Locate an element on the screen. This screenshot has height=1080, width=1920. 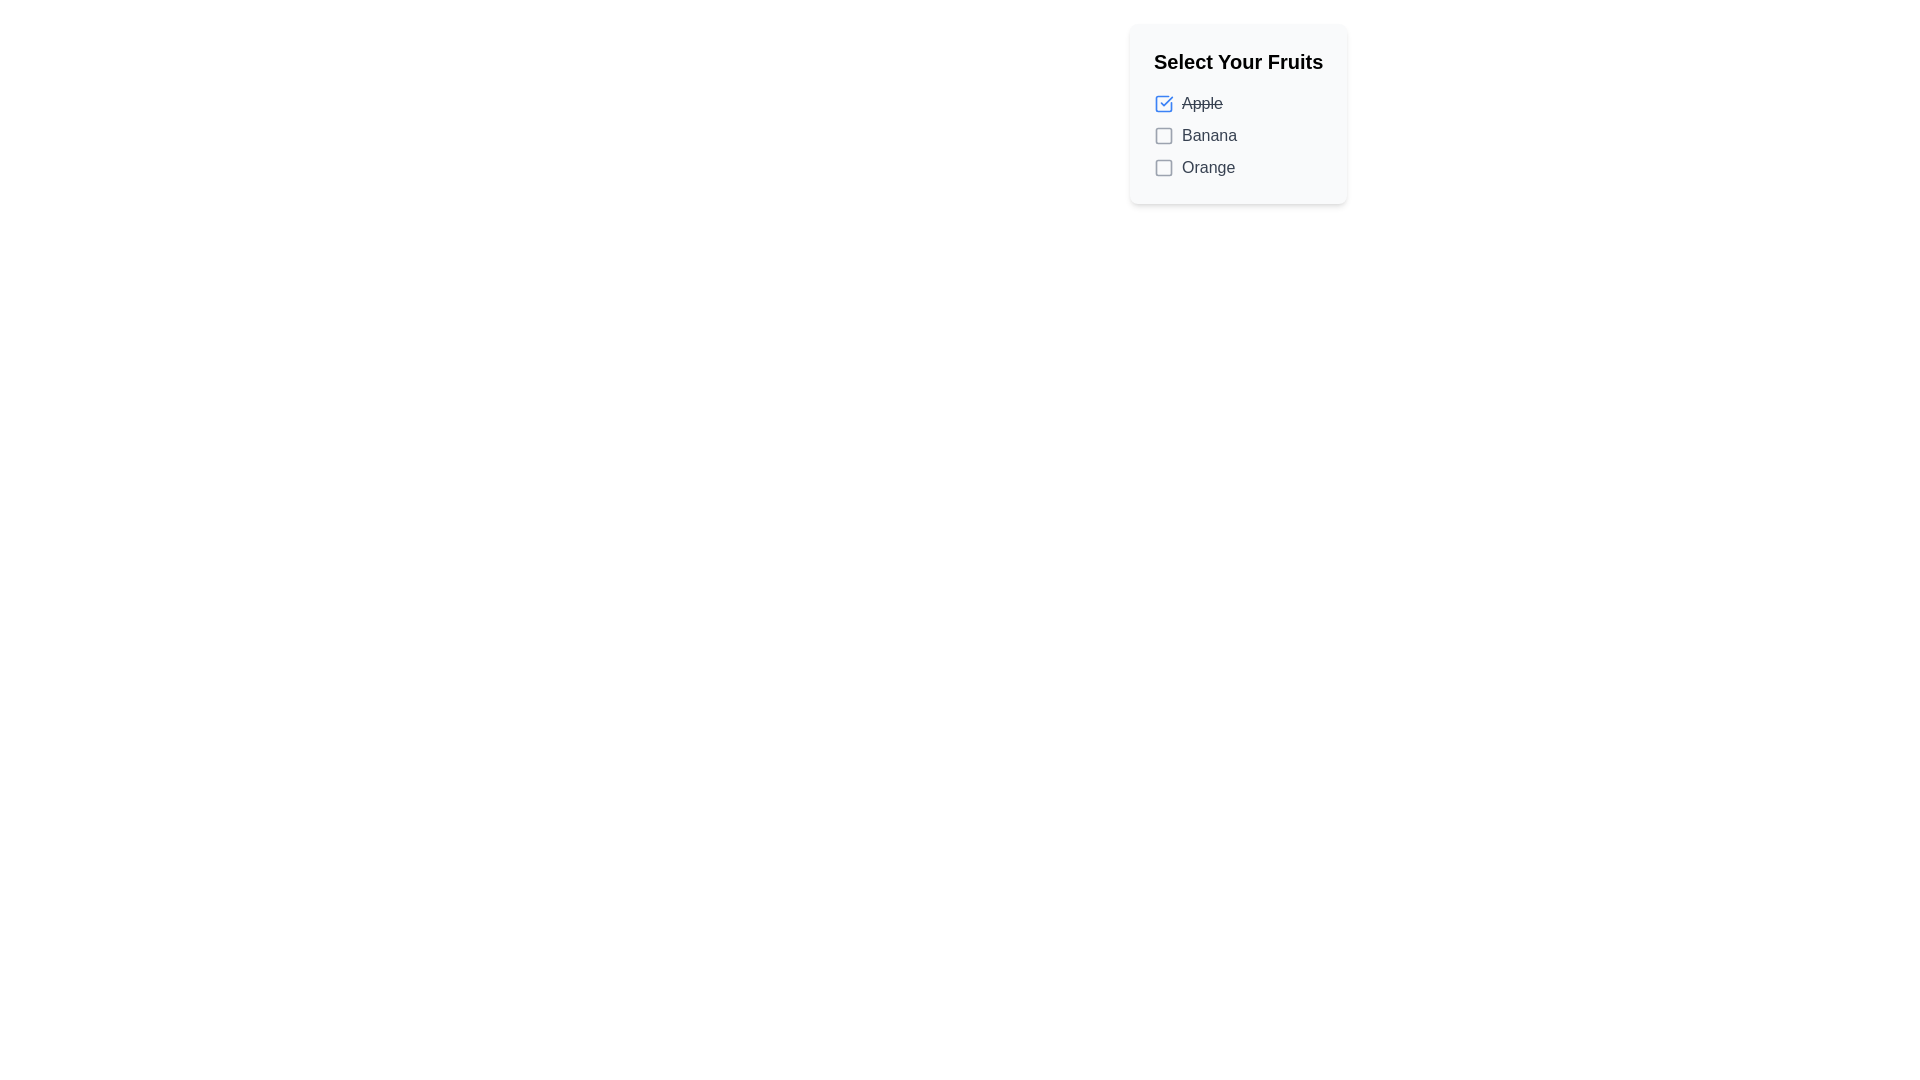
the checkbox associated with the 'Apple' option is located at coordinates (1163, 104).